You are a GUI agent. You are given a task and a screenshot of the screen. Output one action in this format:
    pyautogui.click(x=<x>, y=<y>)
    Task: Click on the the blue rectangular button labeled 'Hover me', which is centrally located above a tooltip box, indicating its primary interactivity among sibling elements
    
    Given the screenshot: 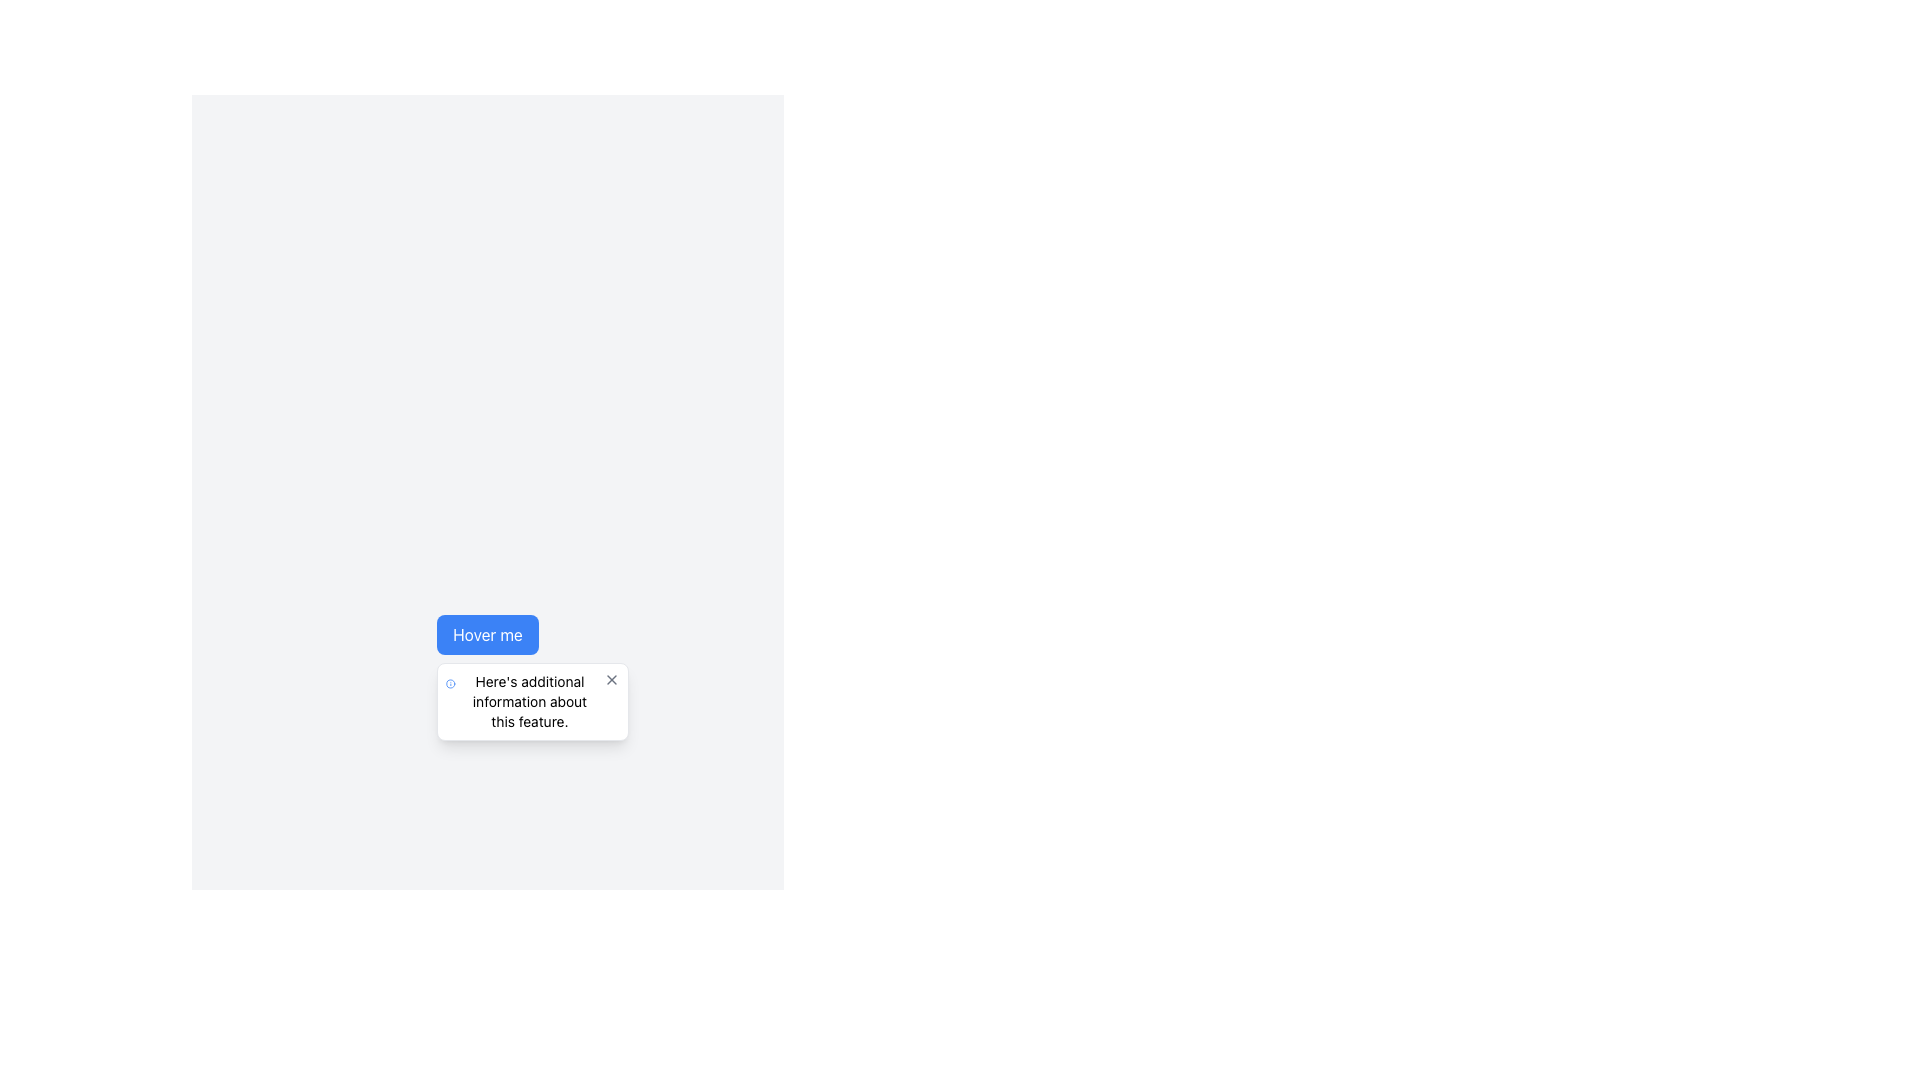 What is the action you would take?
    pyautogui.click(x=488, y=635)
    